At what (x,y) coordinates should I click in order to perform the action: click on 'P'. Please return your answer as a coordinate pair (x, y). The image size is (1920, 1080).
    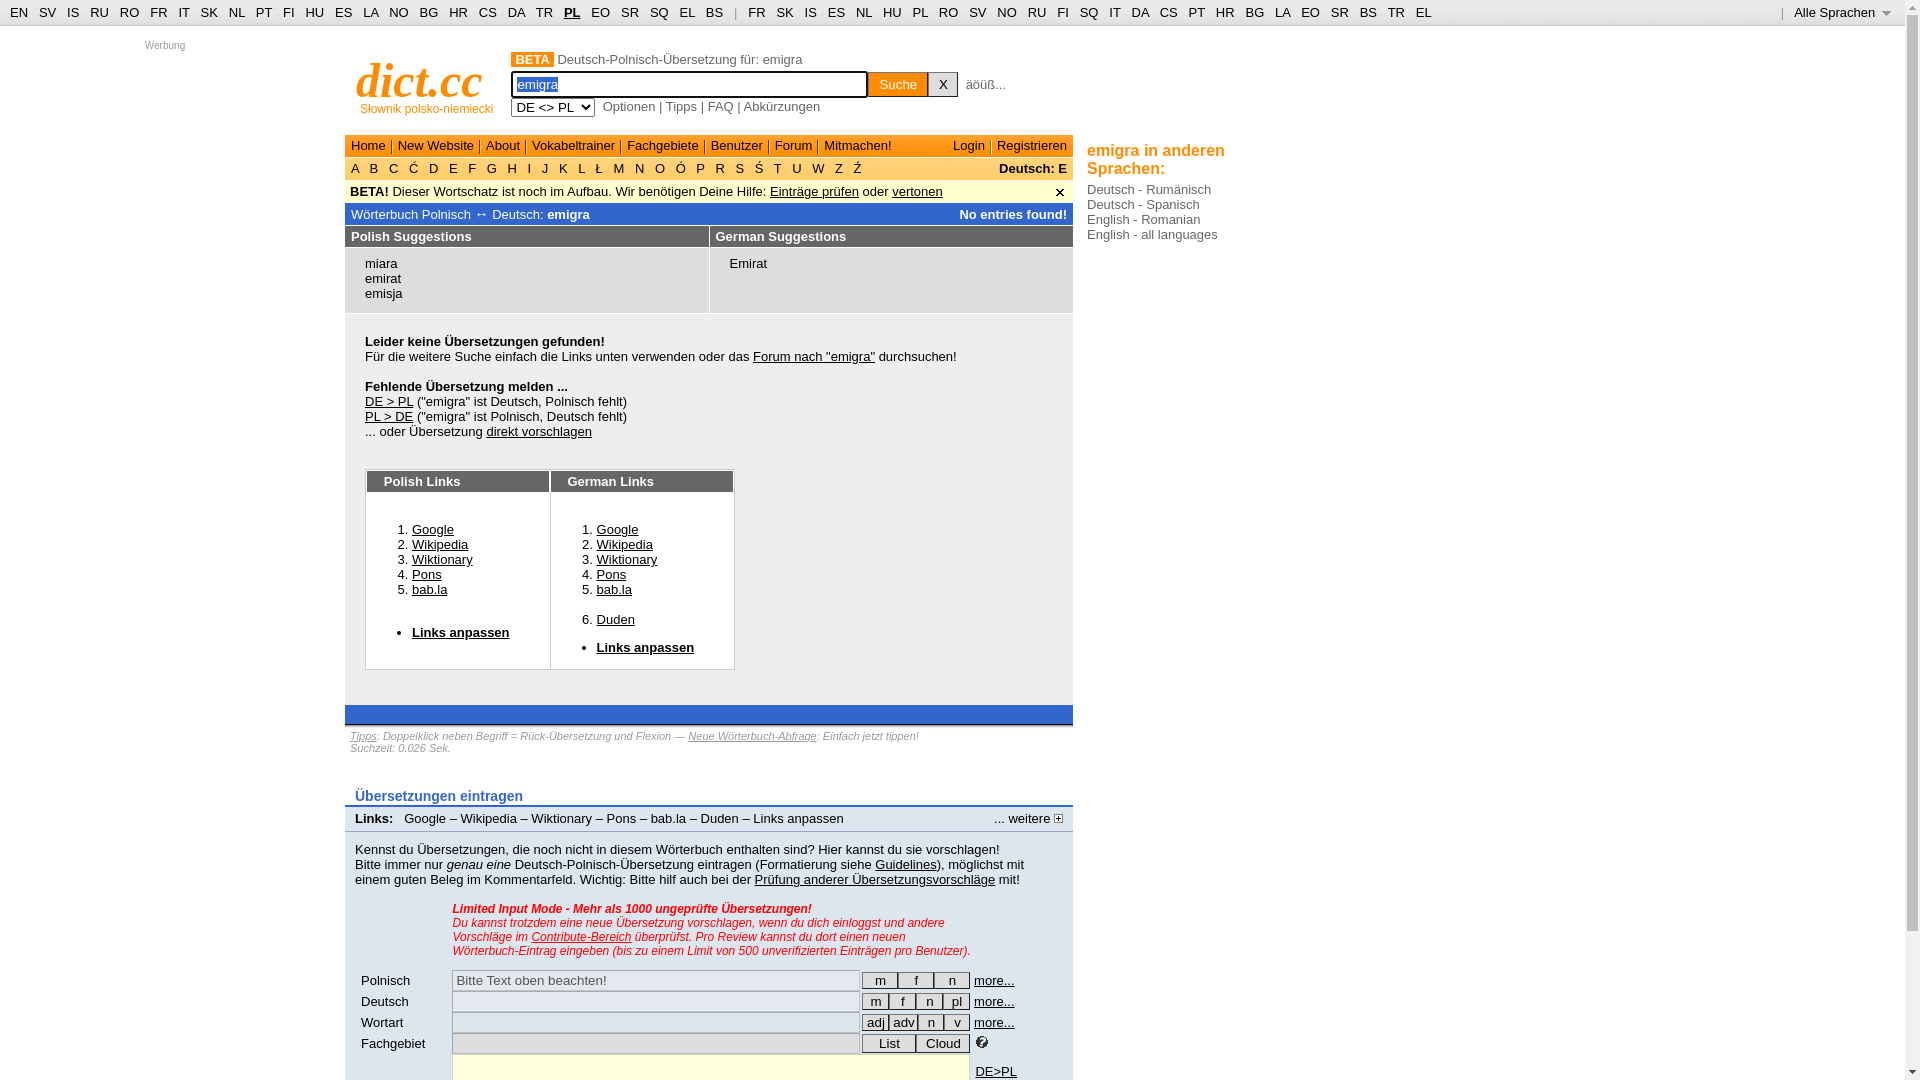
    Looking at the image, I should click on (700, 167).